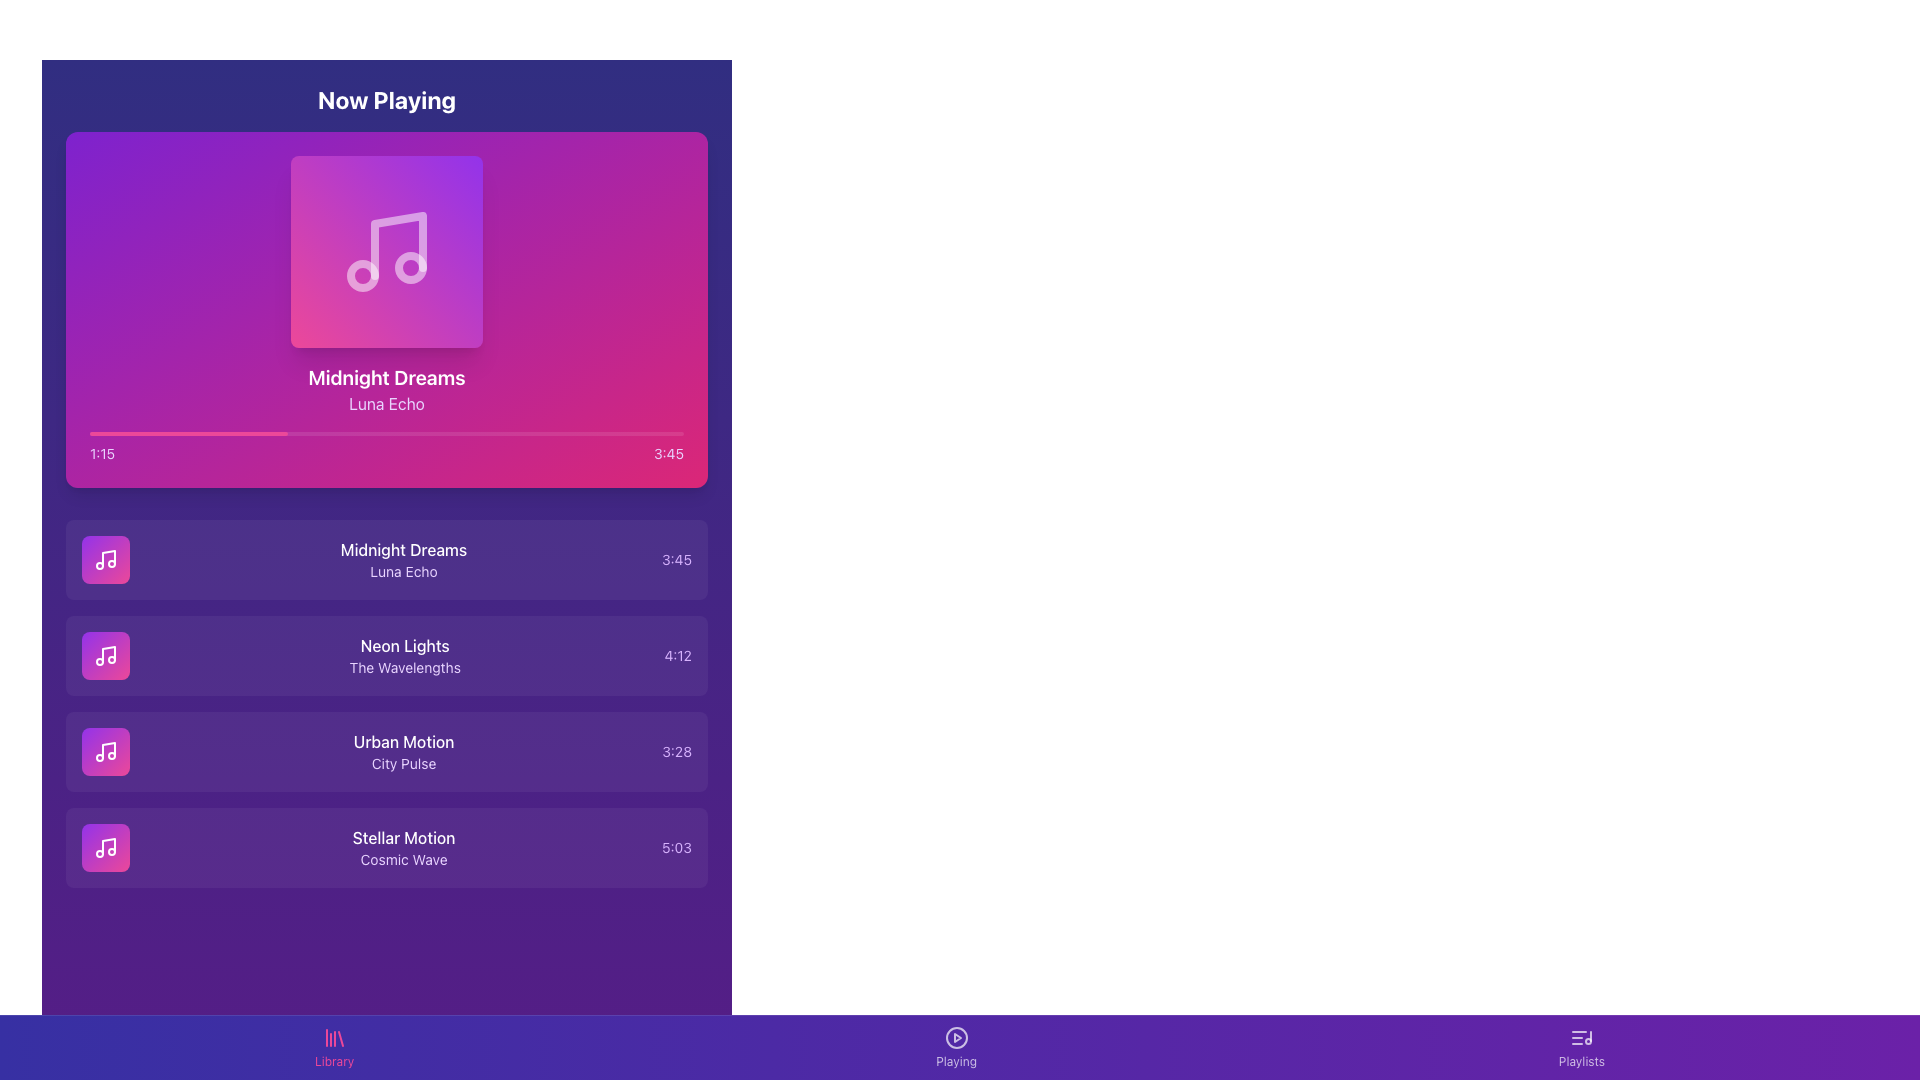 This screenshot has width=1920, height=1080. Describe the element at coordinates (403, 859) in the screenshot. I see `text label providing additional information about the song 'Stellar Motion', located beneath the song title in the details section of the list entry` at that location.